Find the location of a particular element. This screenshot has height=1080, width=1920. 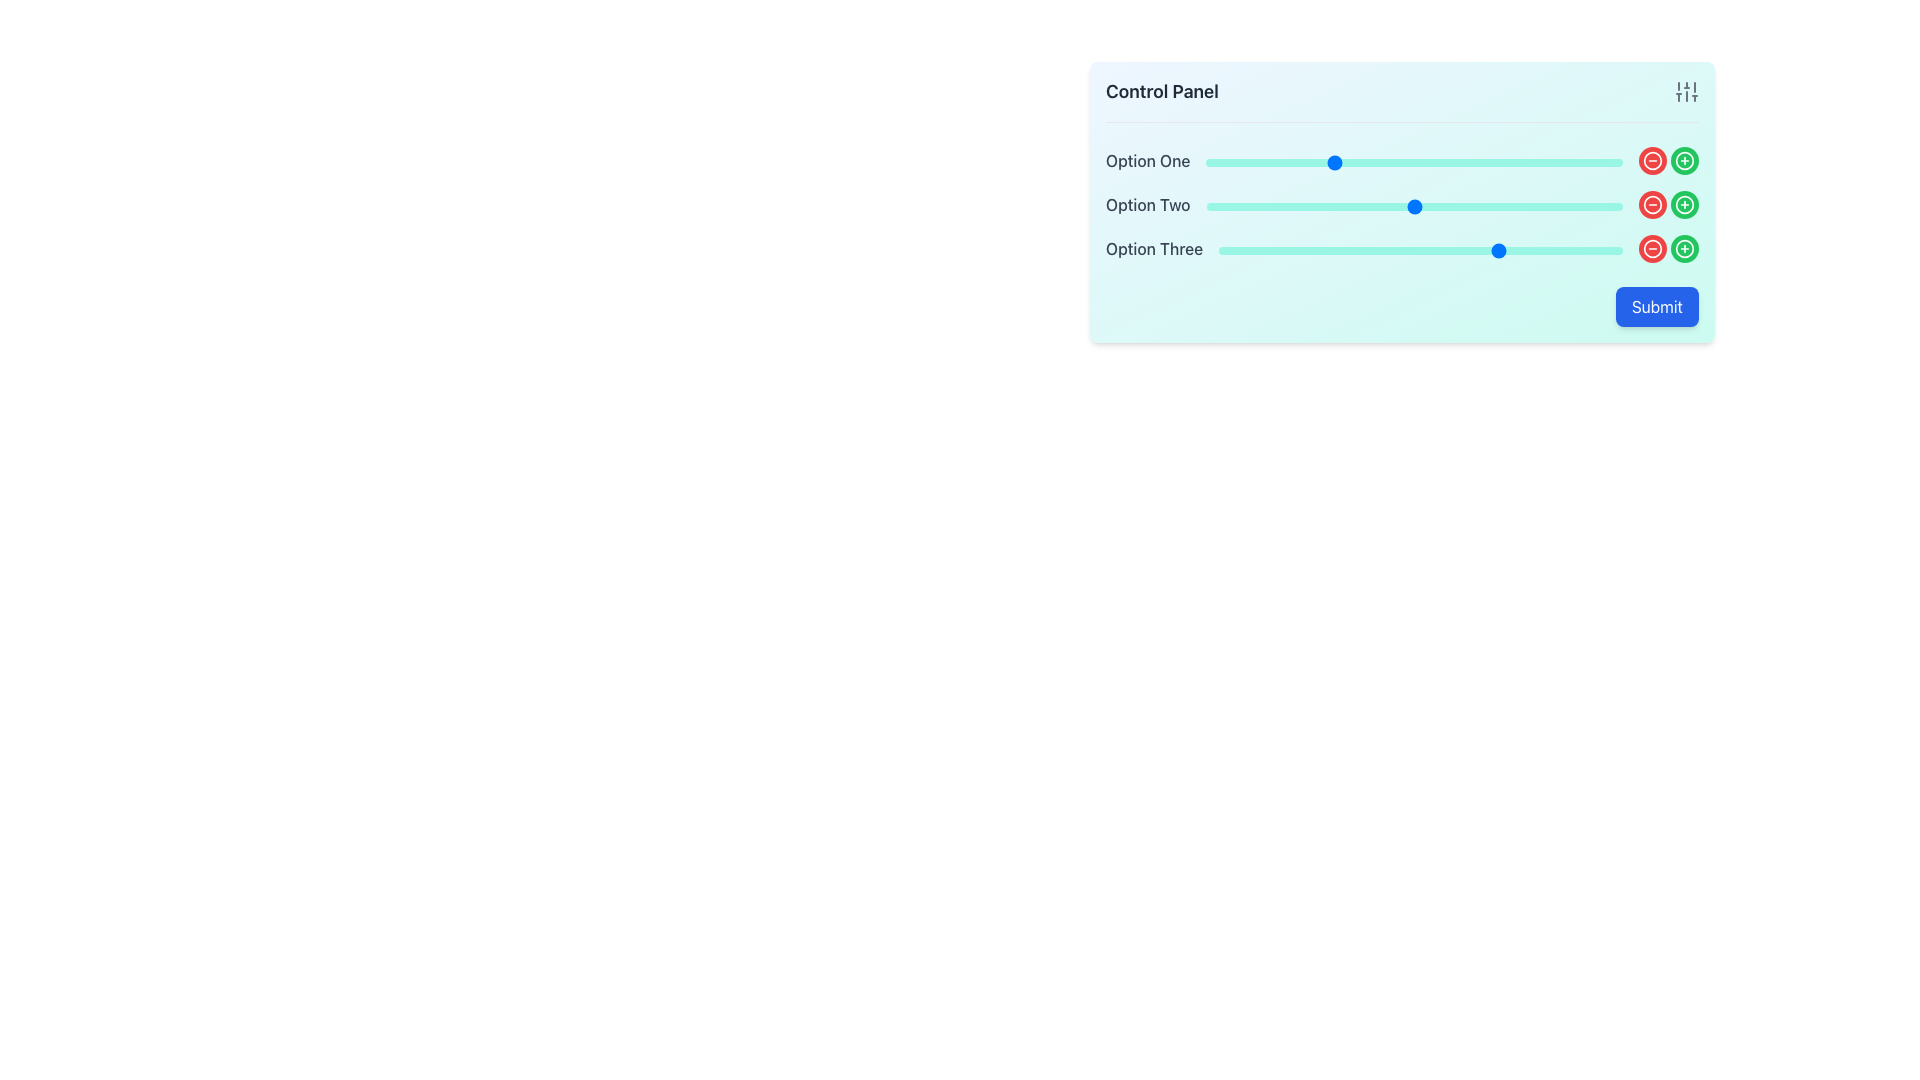

the slider is located at coordinates (1360, 207).